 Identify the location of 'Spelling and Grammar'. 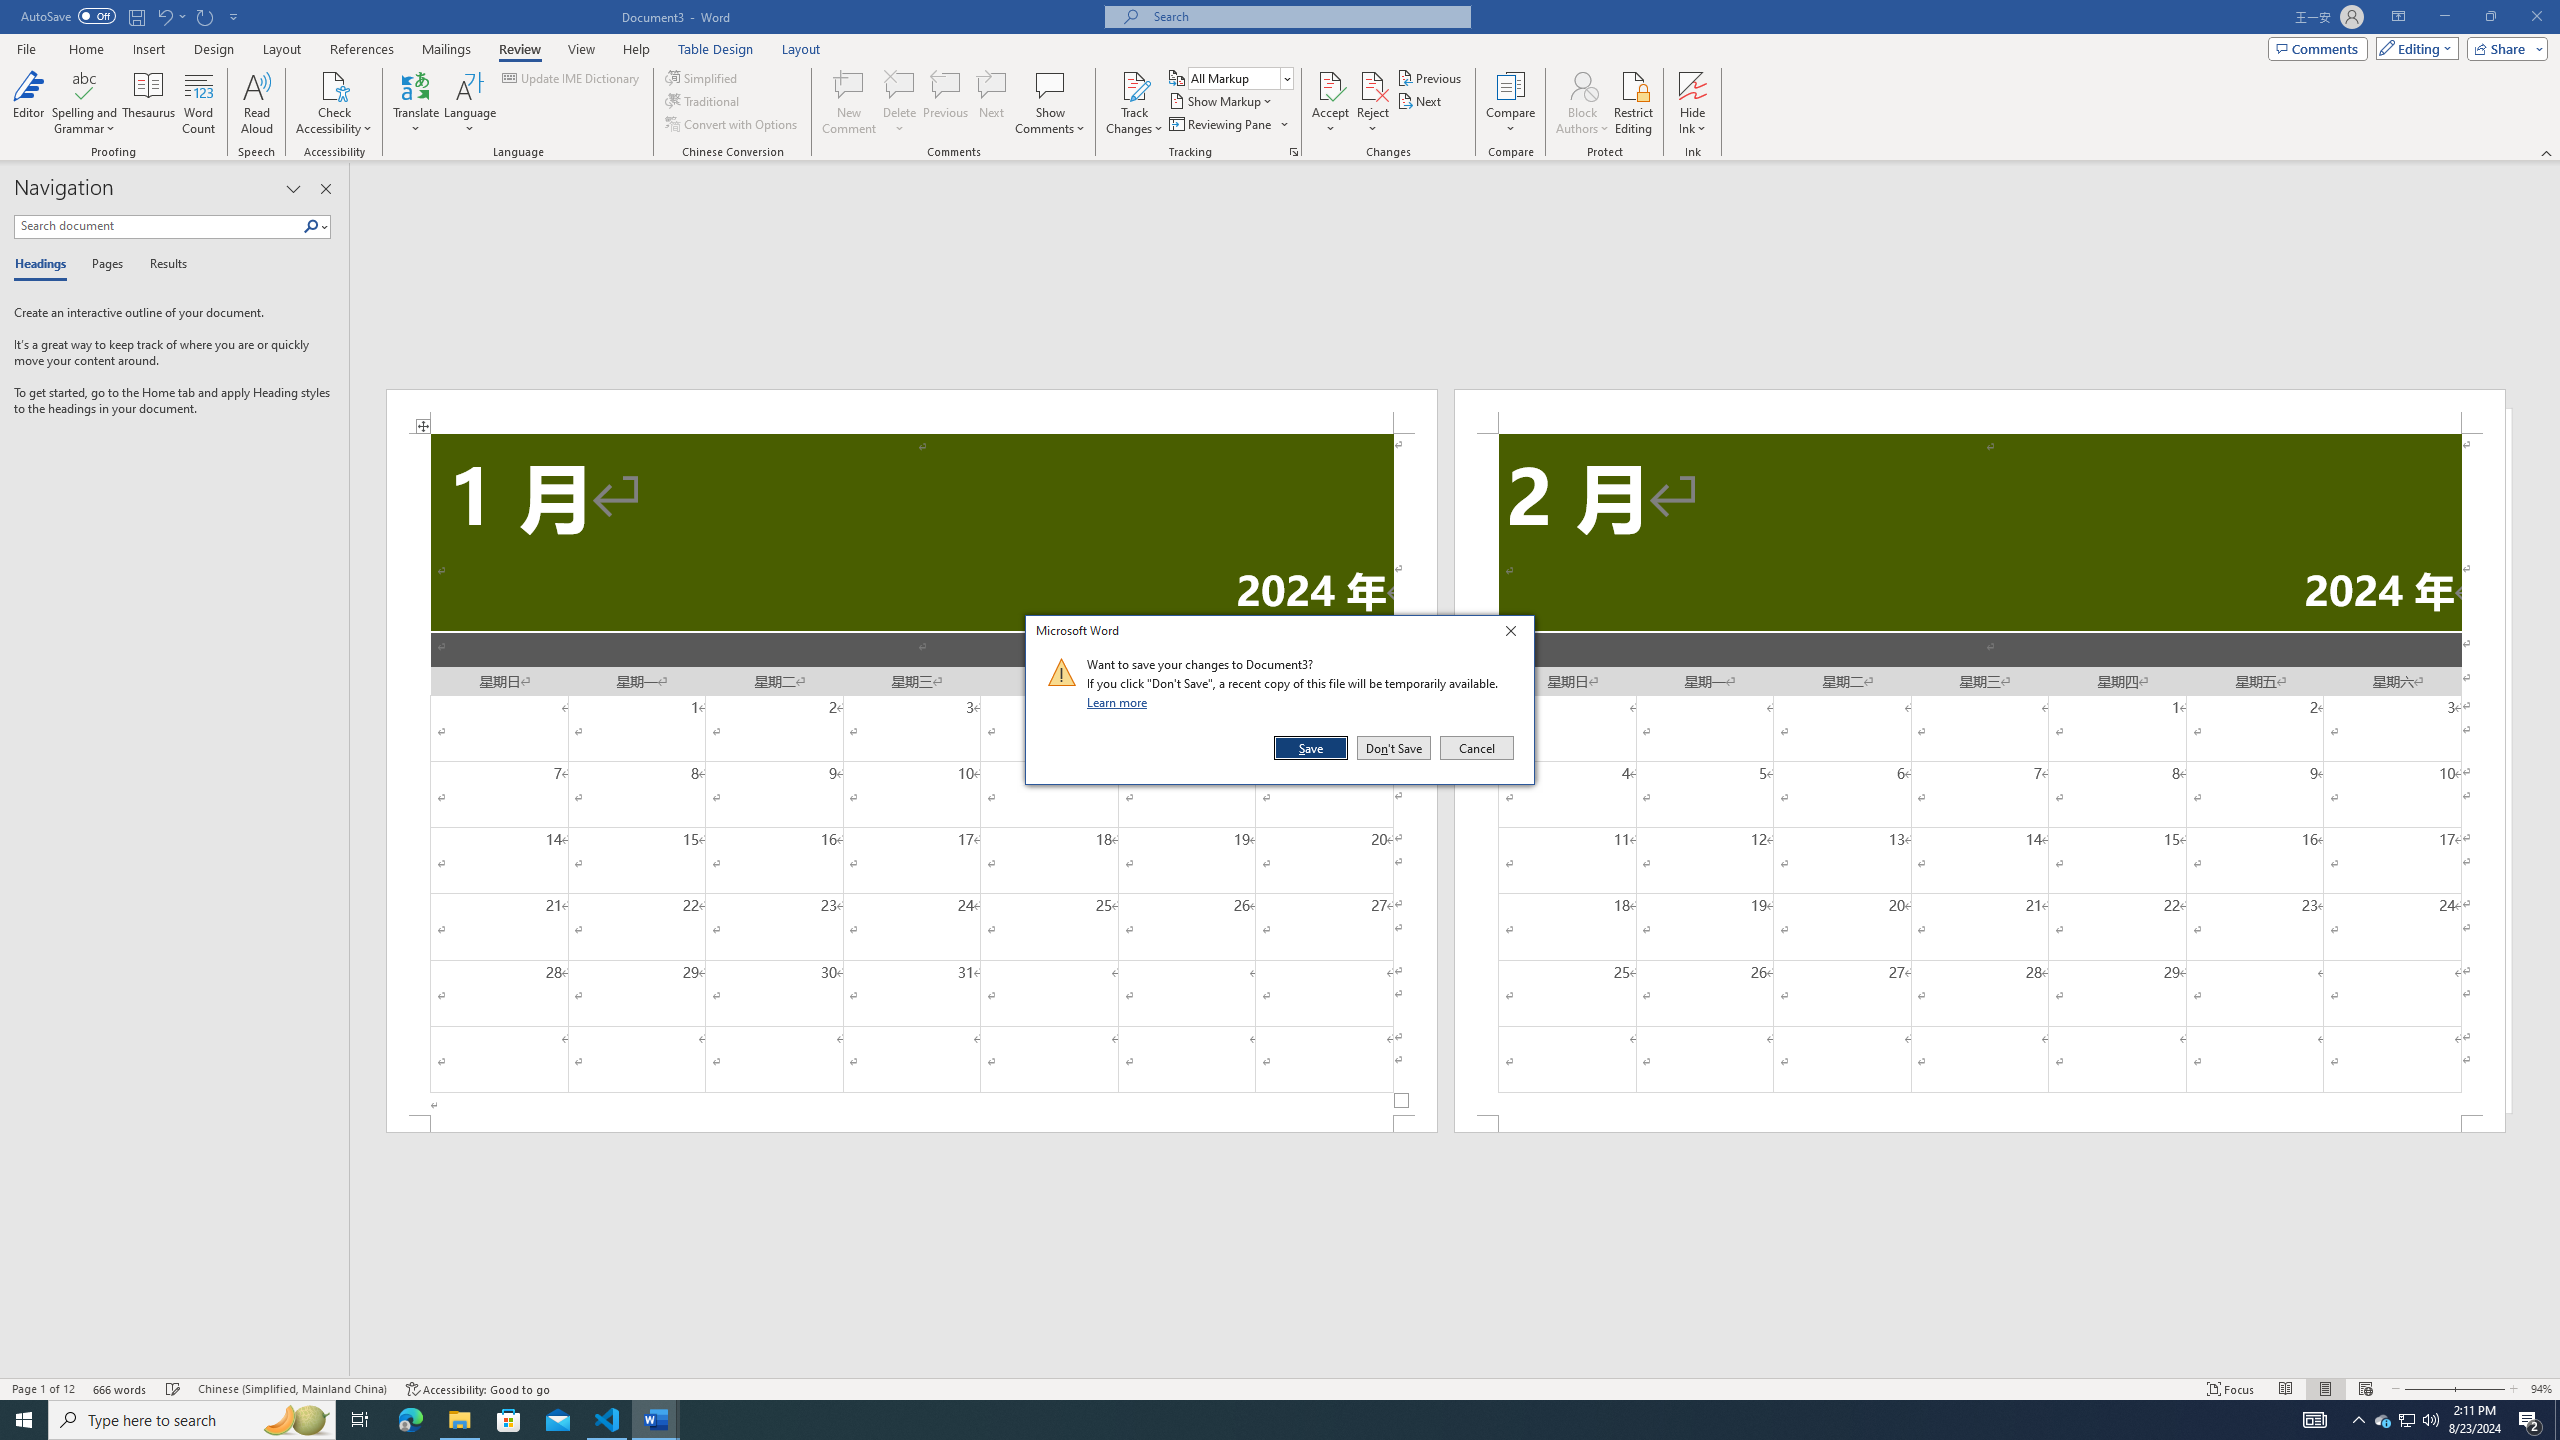
(85, 103).